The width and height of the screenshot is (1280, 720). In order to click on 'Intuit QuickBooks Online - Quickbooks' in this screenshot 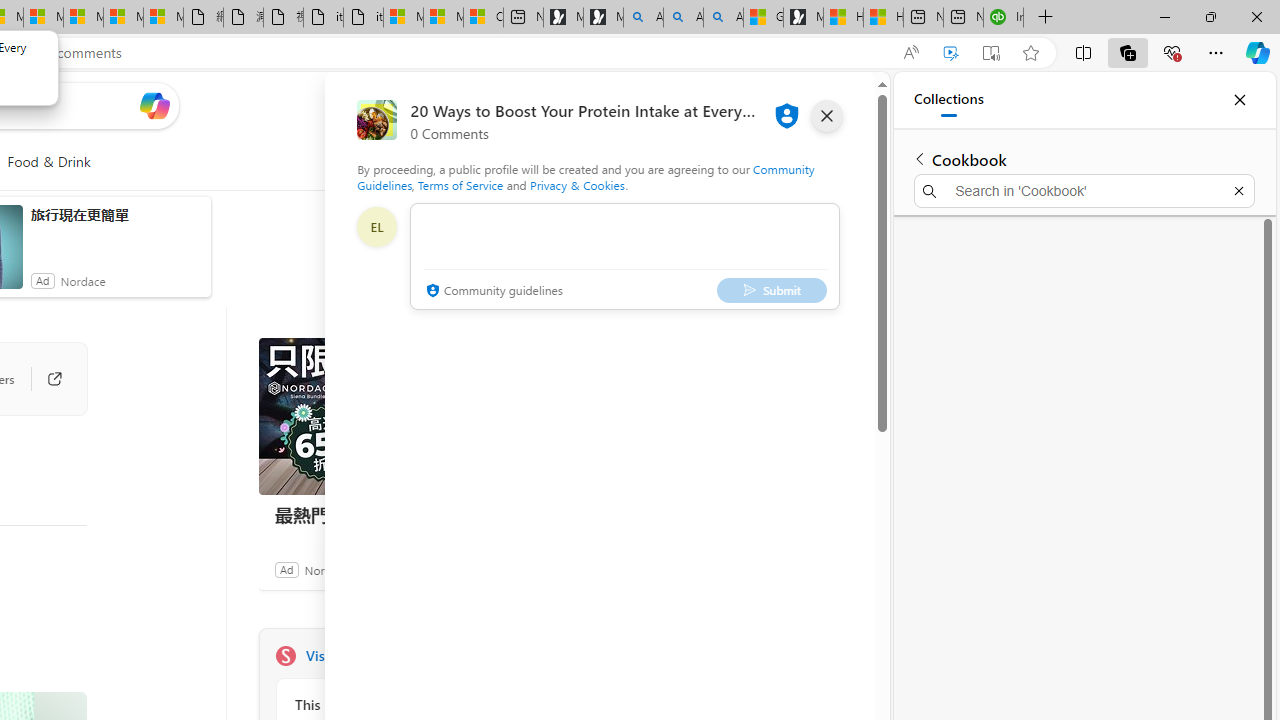, I will do `click(1003, 17)`.